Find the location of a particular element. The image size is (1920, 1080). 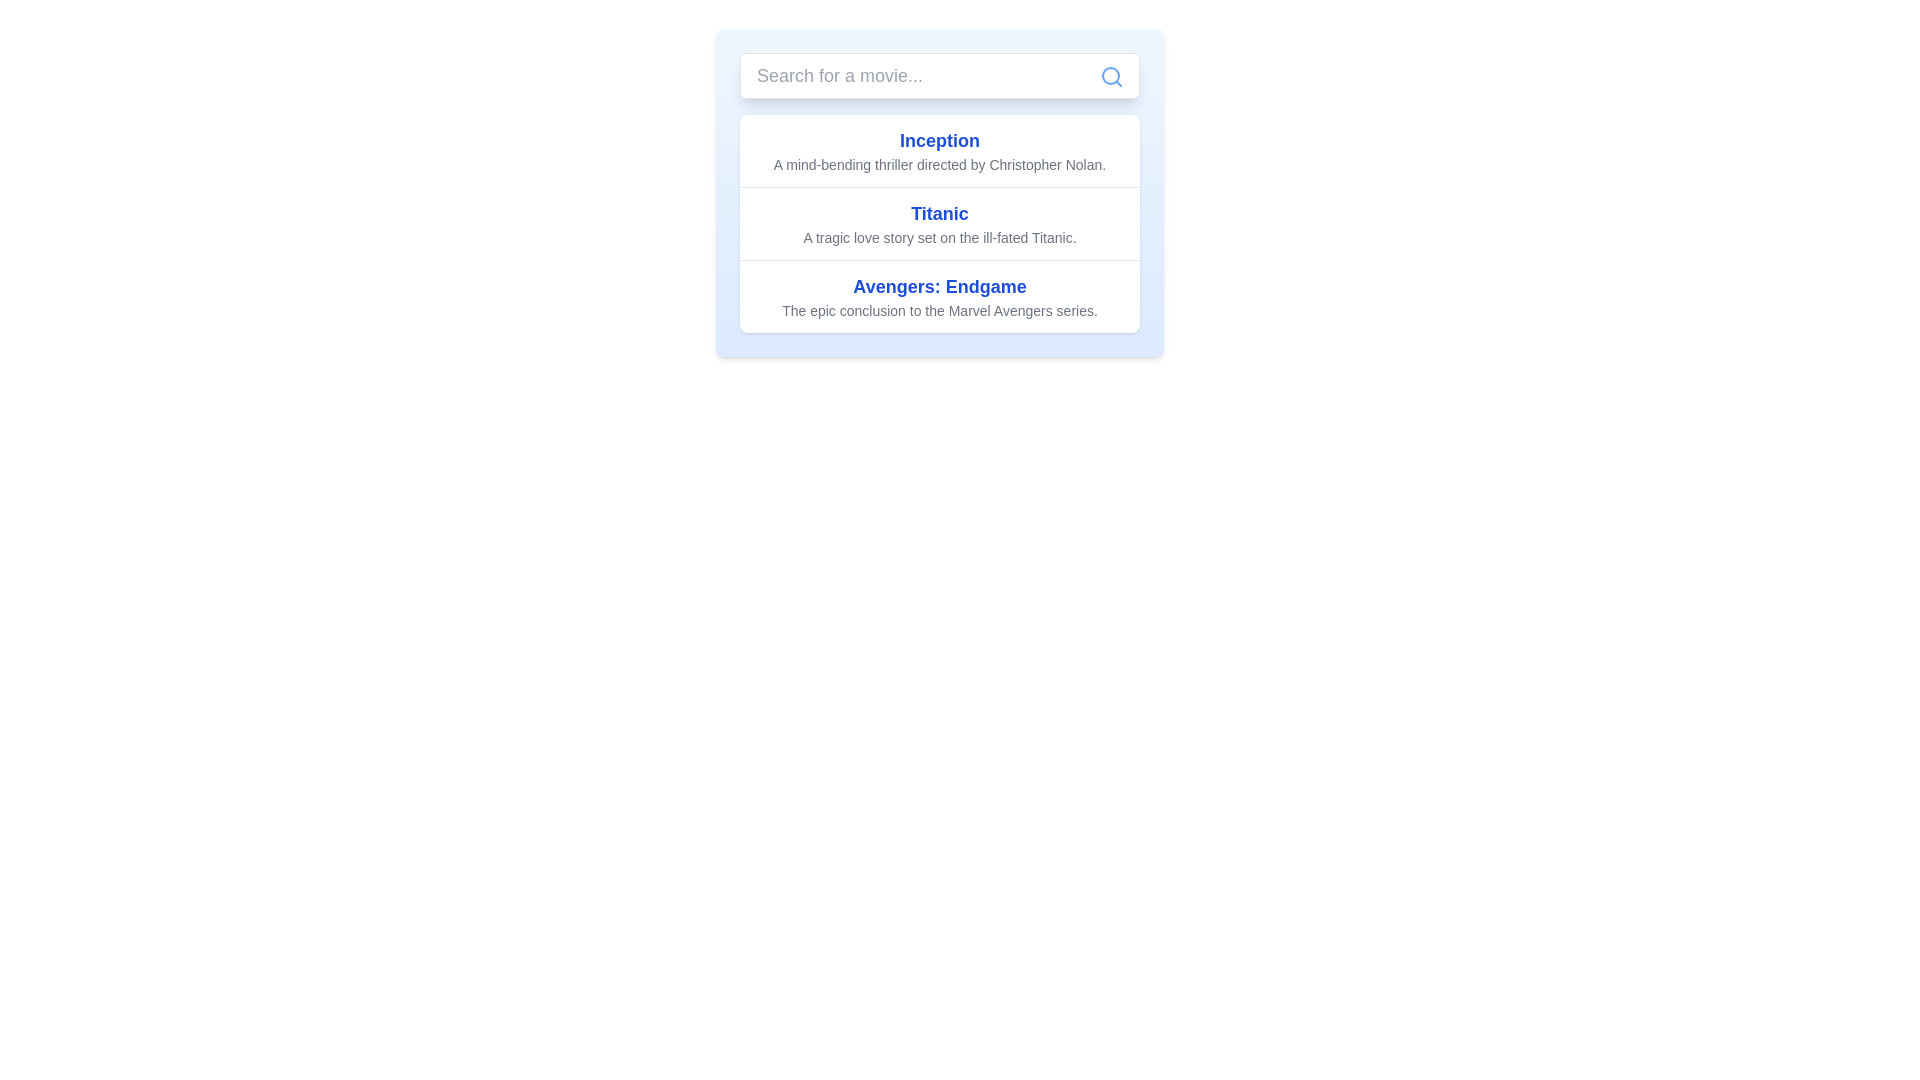

the text label displaying 'Titanic', which is styled in a large, bold blue font and serves as the header for the section about the movie is located at coordinates (939, 213).